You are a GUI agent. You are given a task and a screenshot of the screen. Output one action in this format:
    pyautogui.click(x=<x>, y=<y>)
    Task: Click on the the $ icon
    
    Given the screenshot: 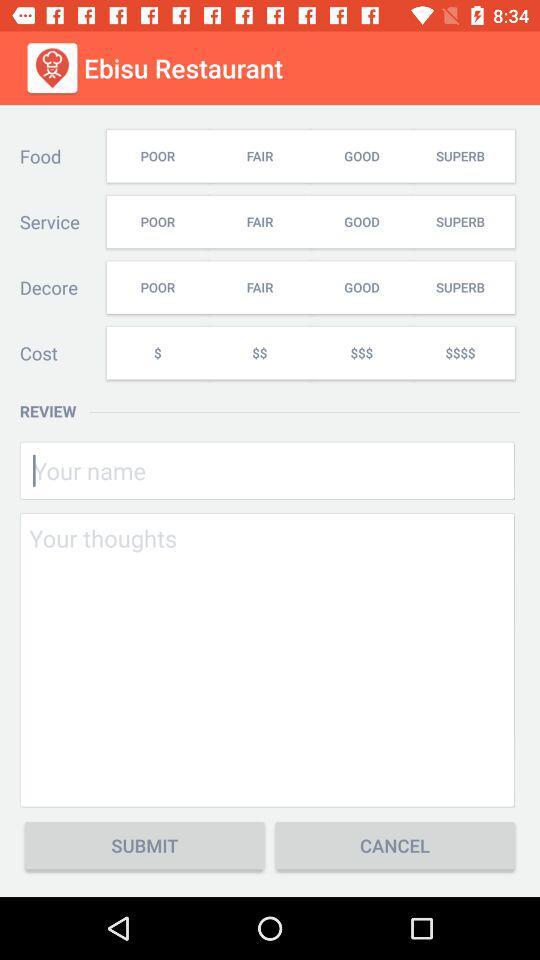 What is the action you would take?
    pyautogui.click(x=156, y=353)
    